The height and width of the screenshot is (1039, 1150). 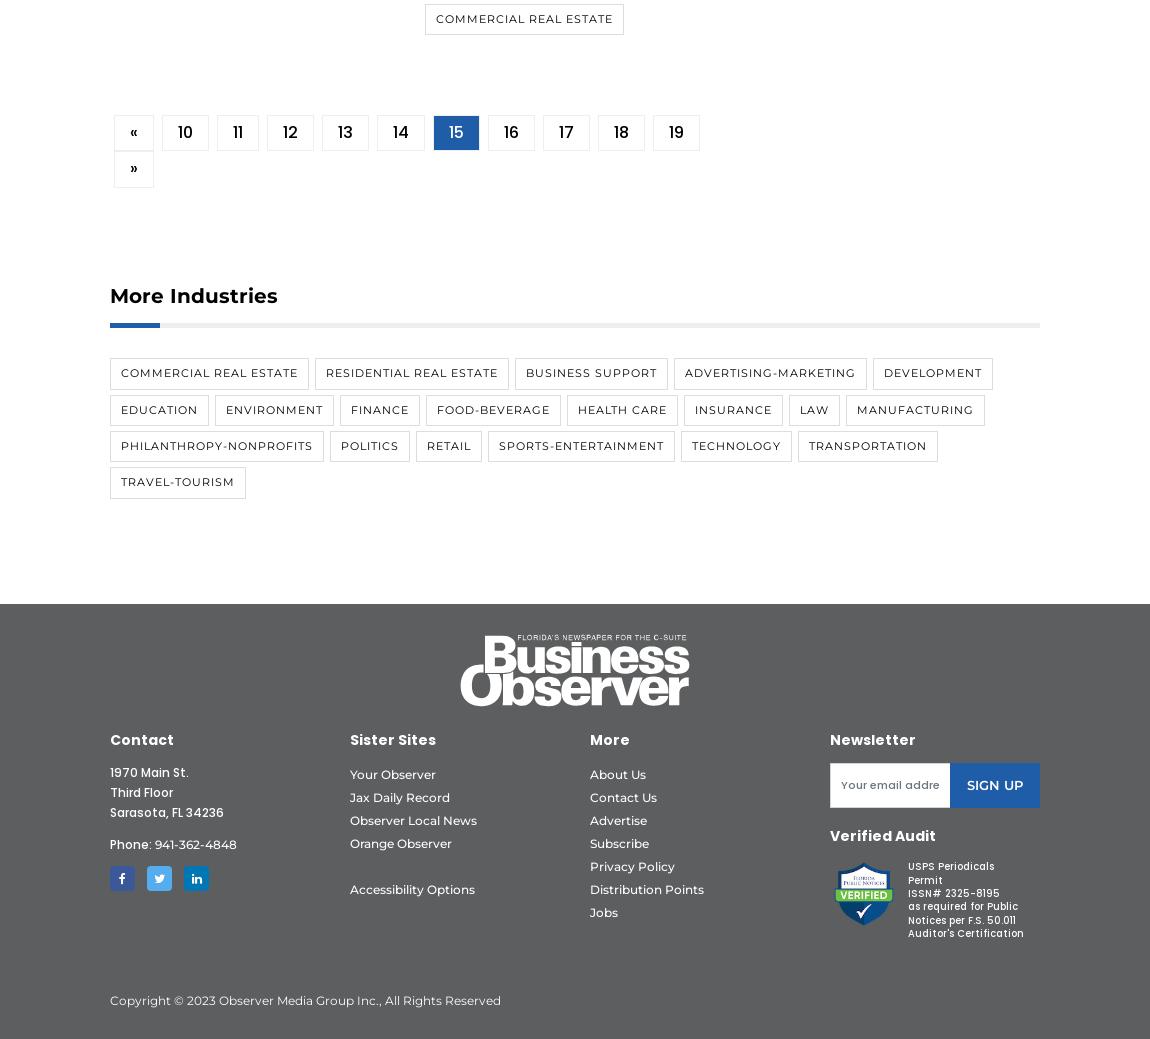 What do you see at coordinates (392, 773) in the screenshot?
I see `'Your Observer'` at bounding box center [392, 773].